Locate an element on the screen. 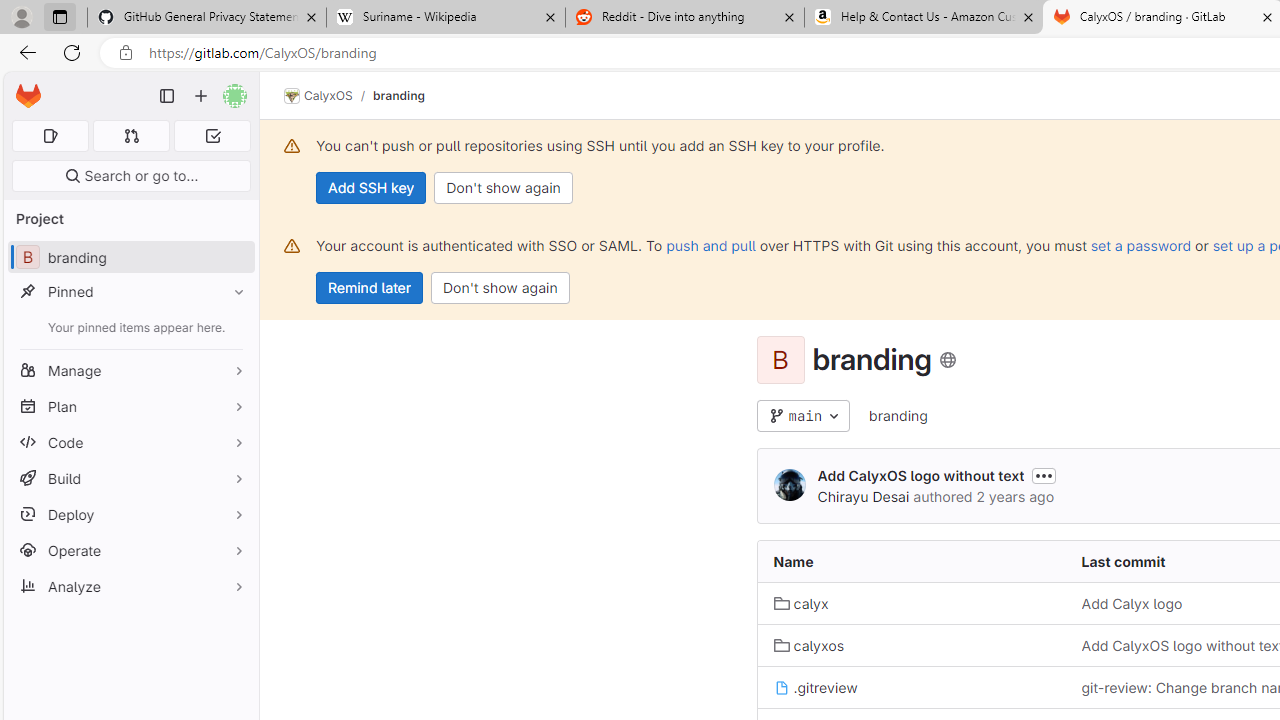  'Class: s16 icon' is located at coordinates (946, 360).